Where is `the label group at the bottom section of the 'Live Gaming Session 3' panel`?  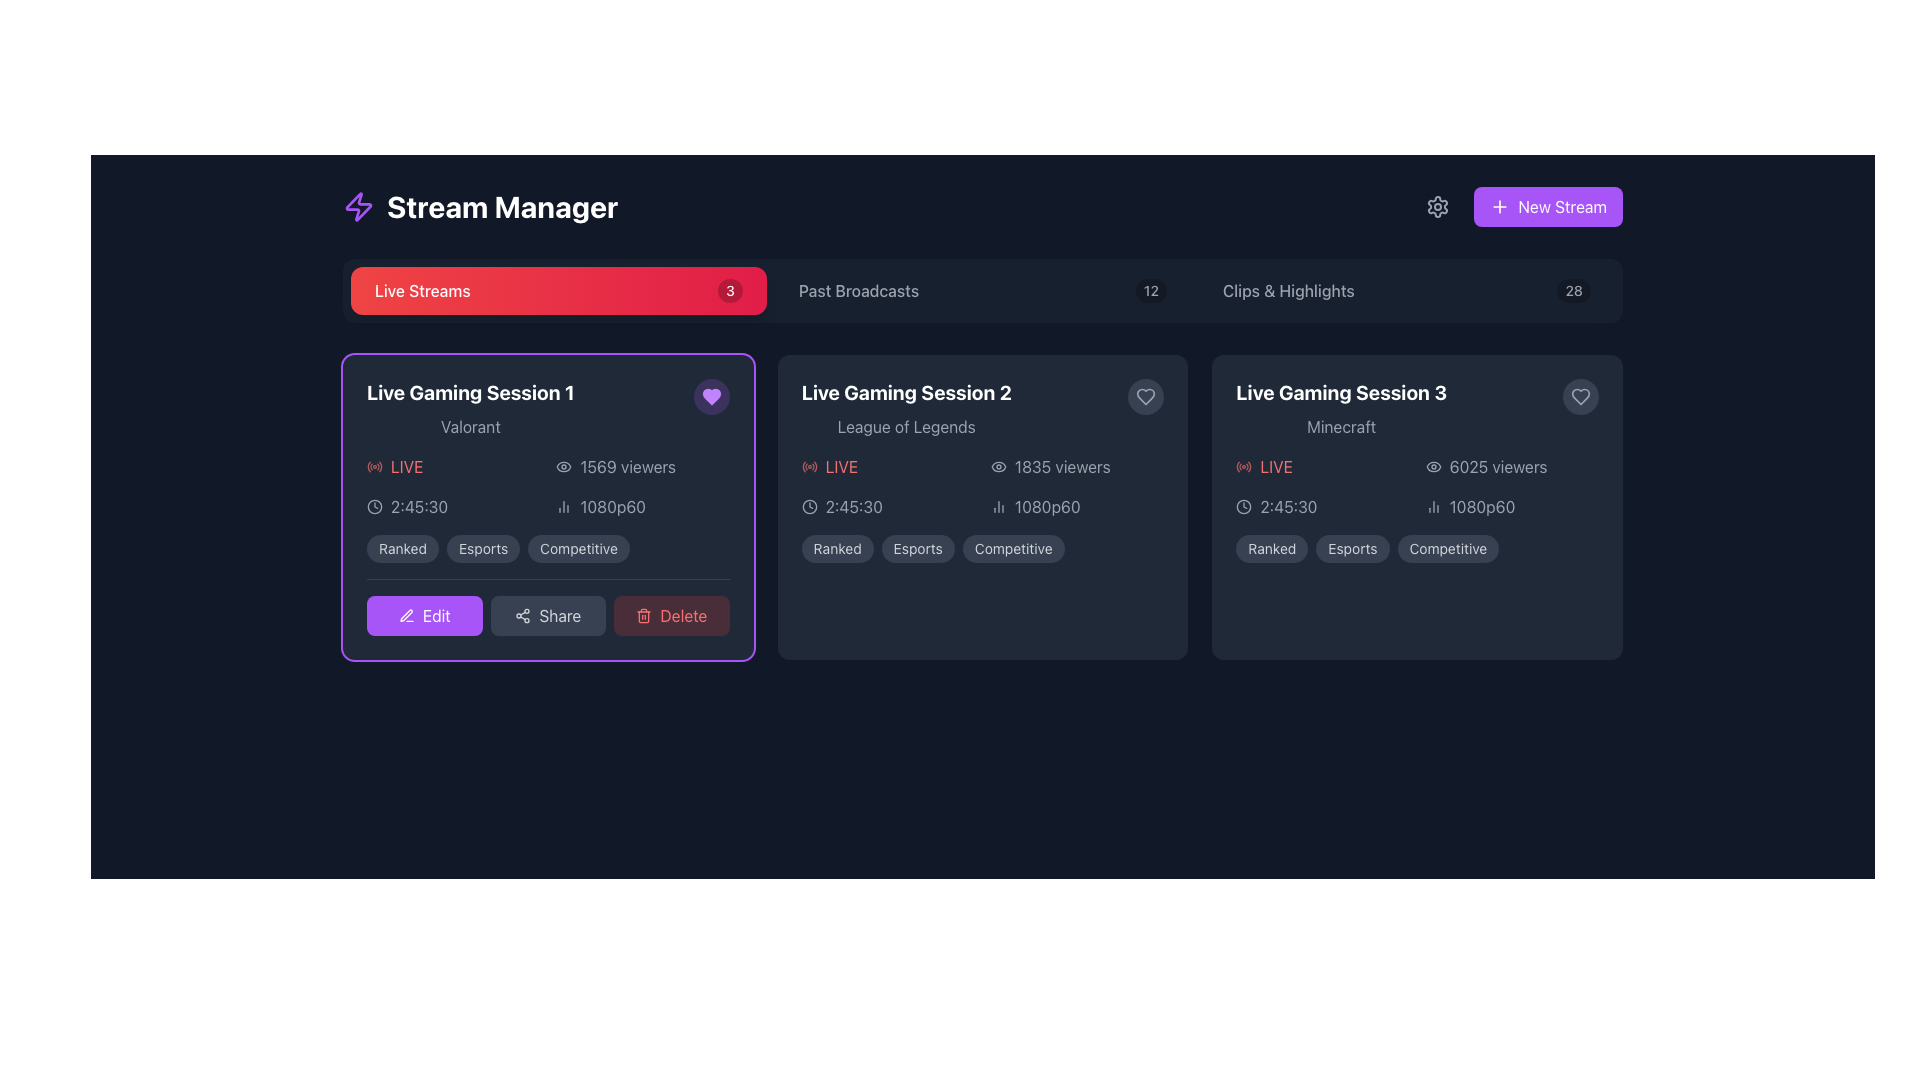
the label group at the bottom section of the 'Live Gaming Session 3' panel is located at coordinates (1416, 548).